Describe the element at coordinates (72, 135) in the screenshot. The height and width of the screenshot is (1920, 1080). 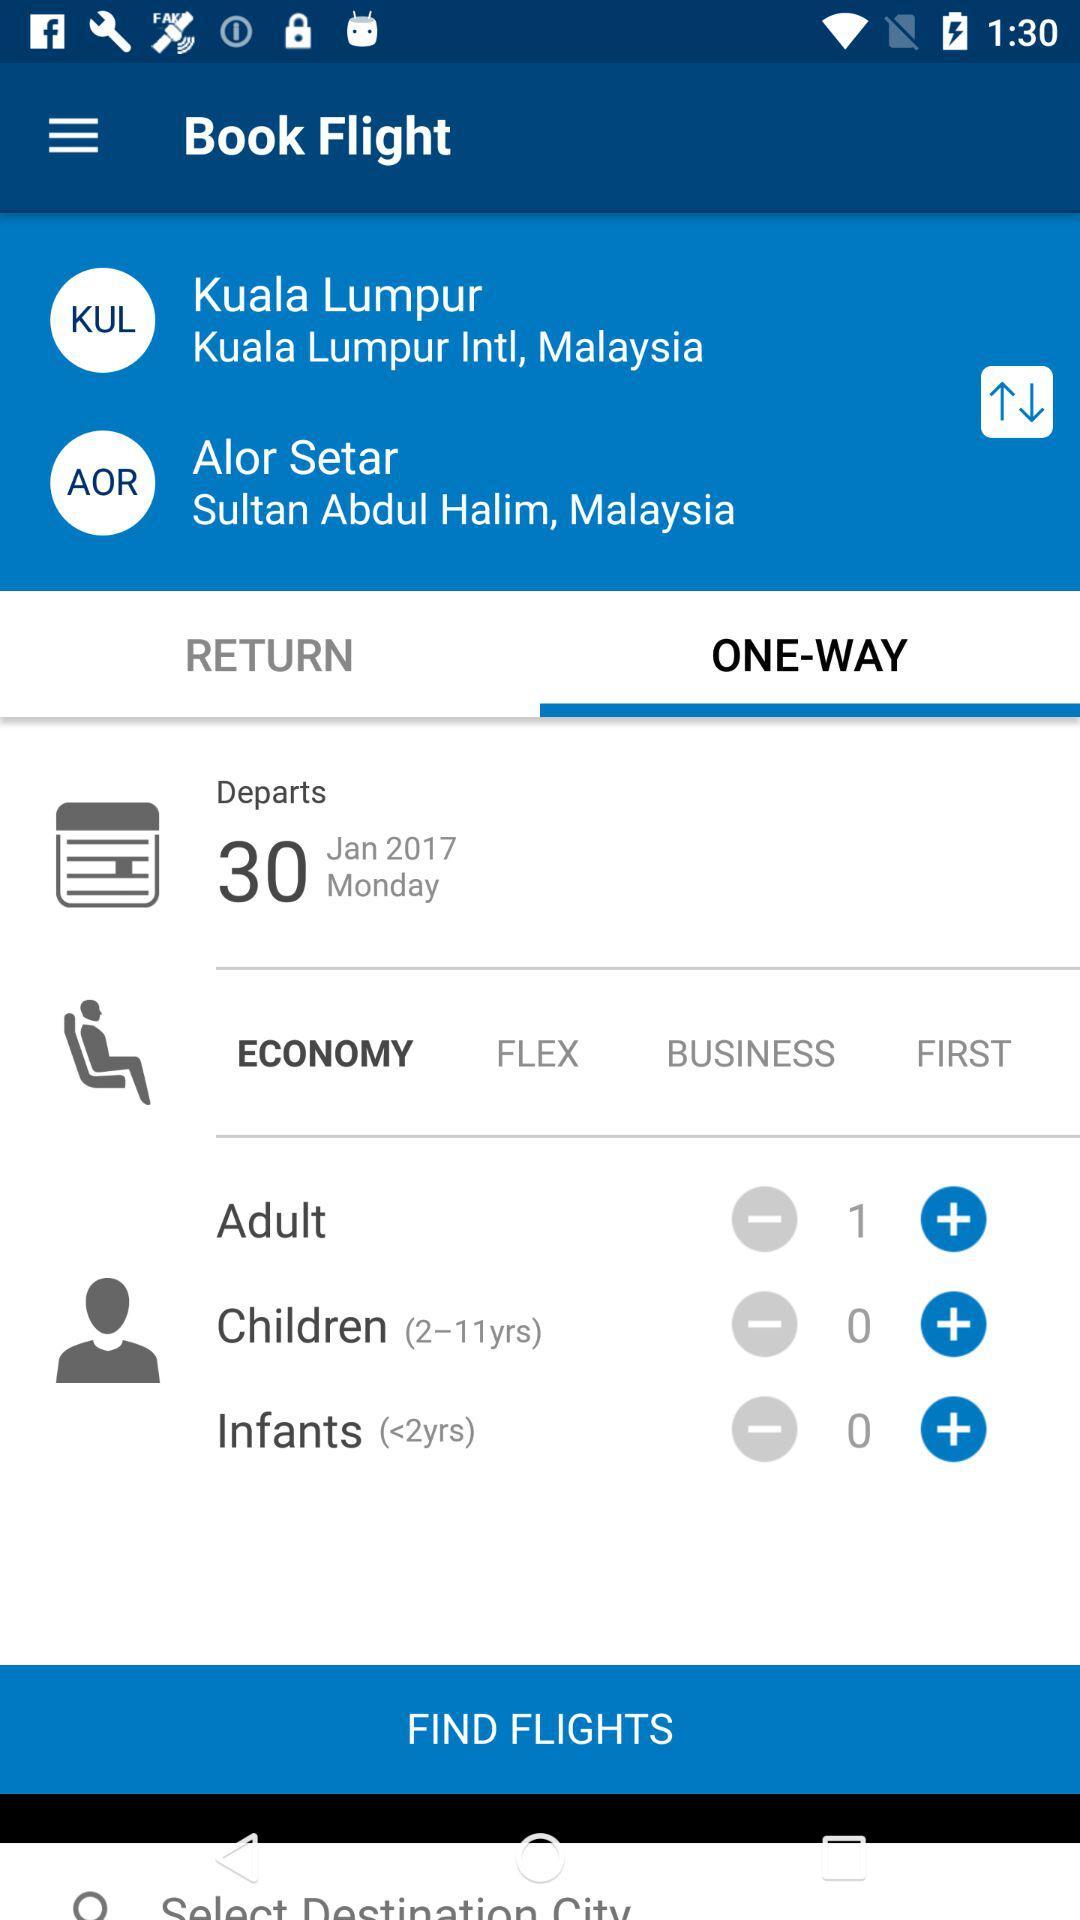
I see `item to the left of the book flight icon` at that location.